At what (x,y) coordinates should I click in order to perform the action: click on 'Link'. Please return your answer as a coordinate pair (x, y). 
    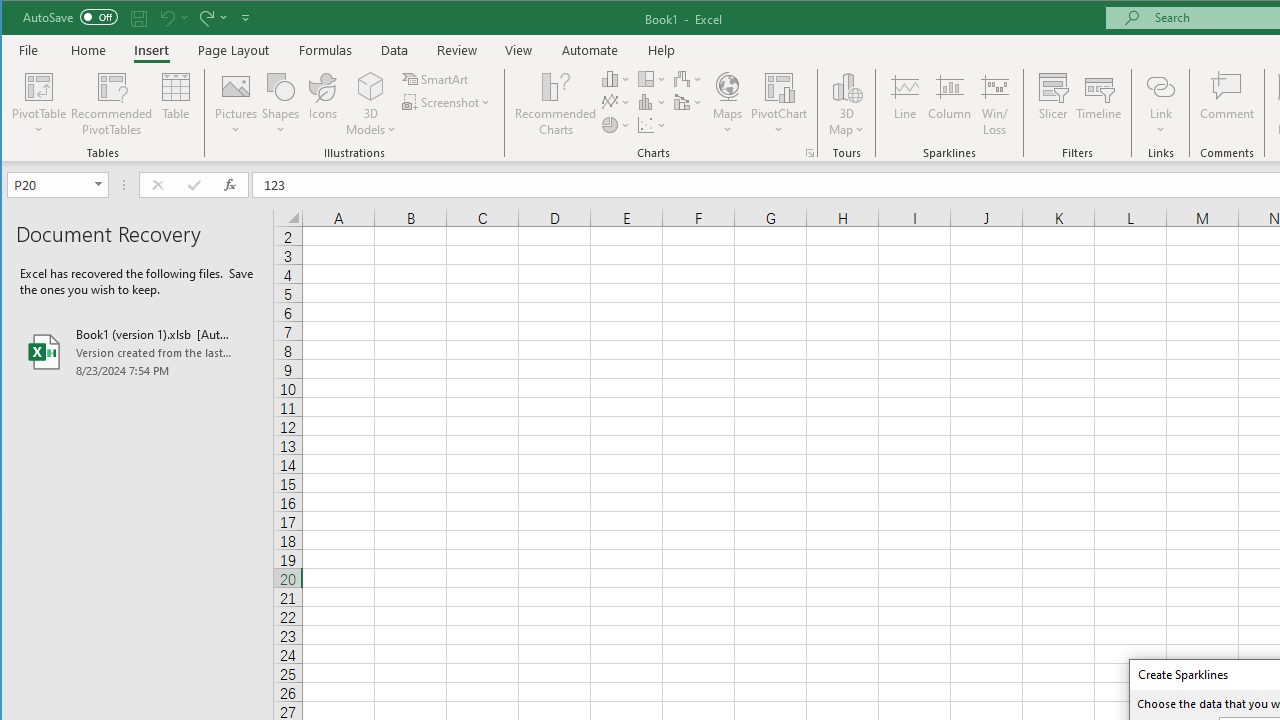
    Looking at the image, I should click on (1160, 85).